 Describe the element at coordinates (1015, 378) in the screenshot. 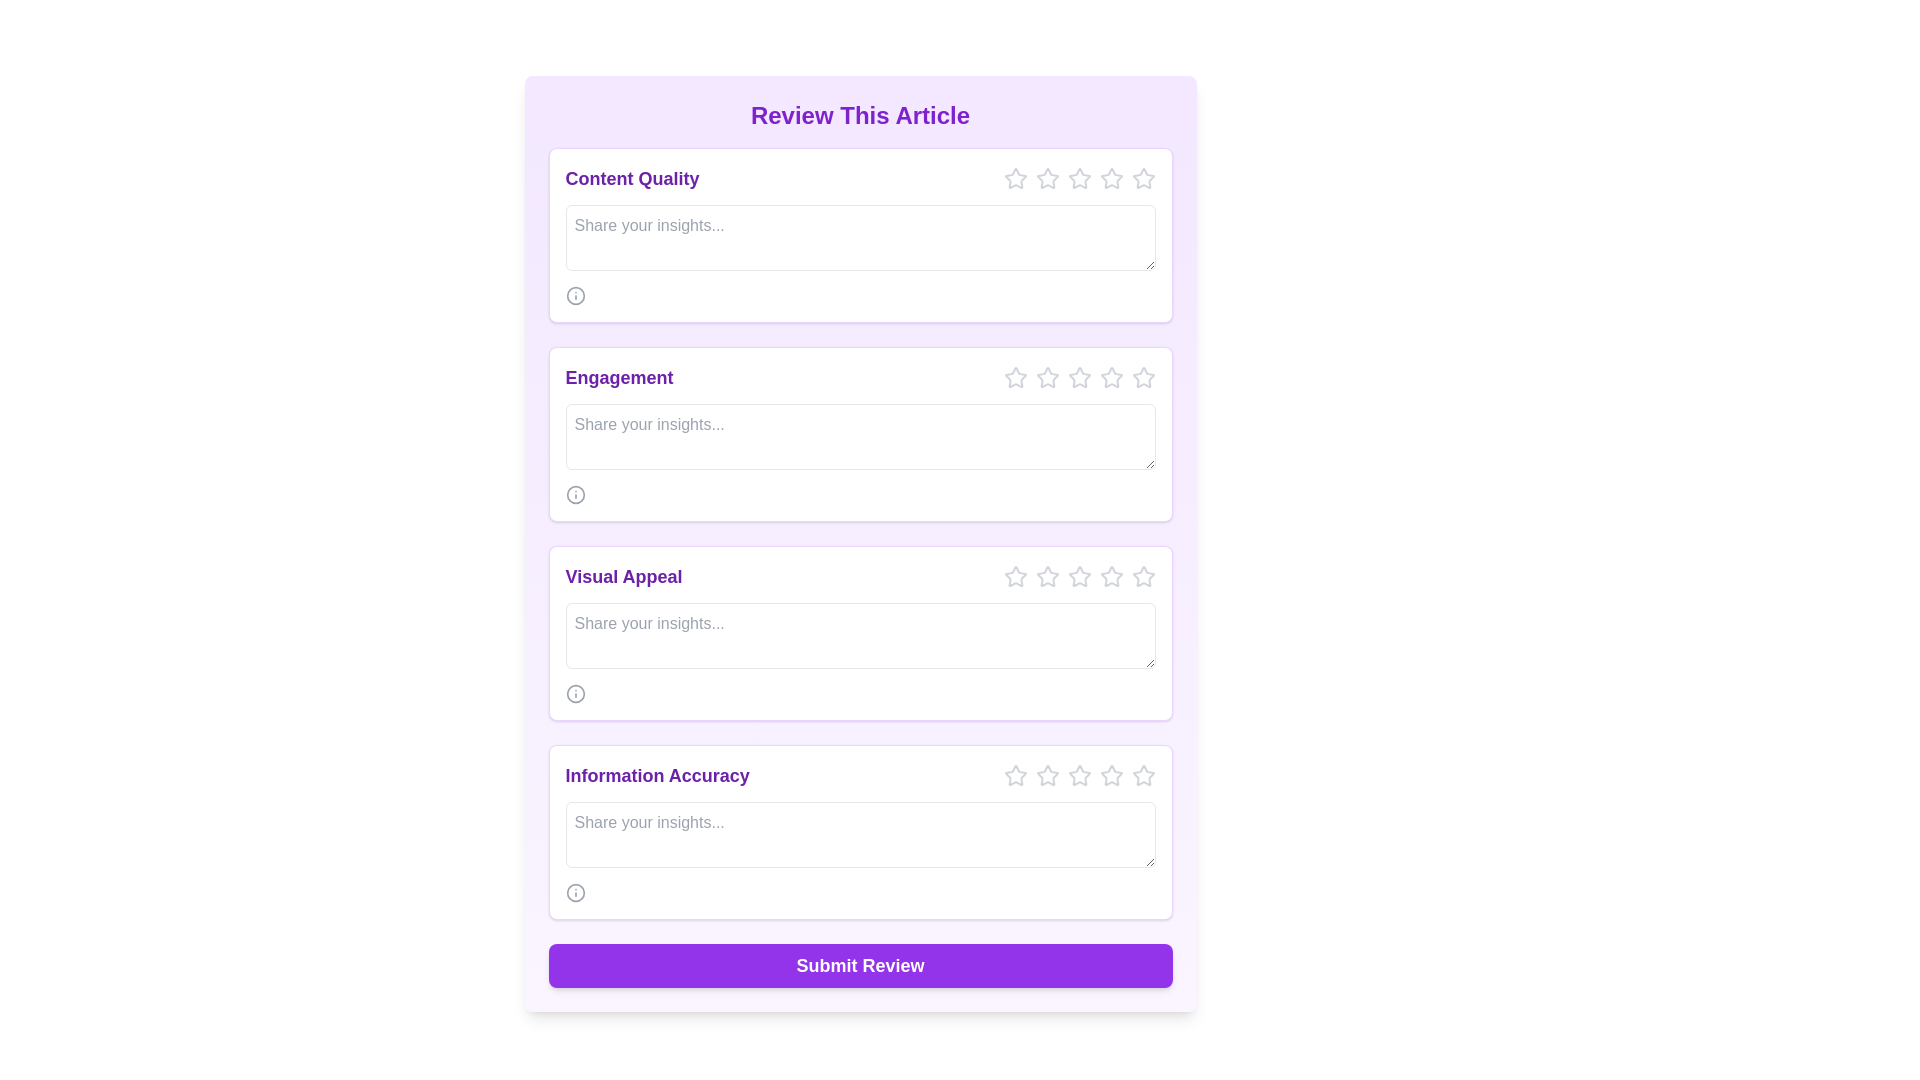

I see `the first interactive star icon in the rating system for the 'Engagement' feedback section to trigger the hover effect` at that location.